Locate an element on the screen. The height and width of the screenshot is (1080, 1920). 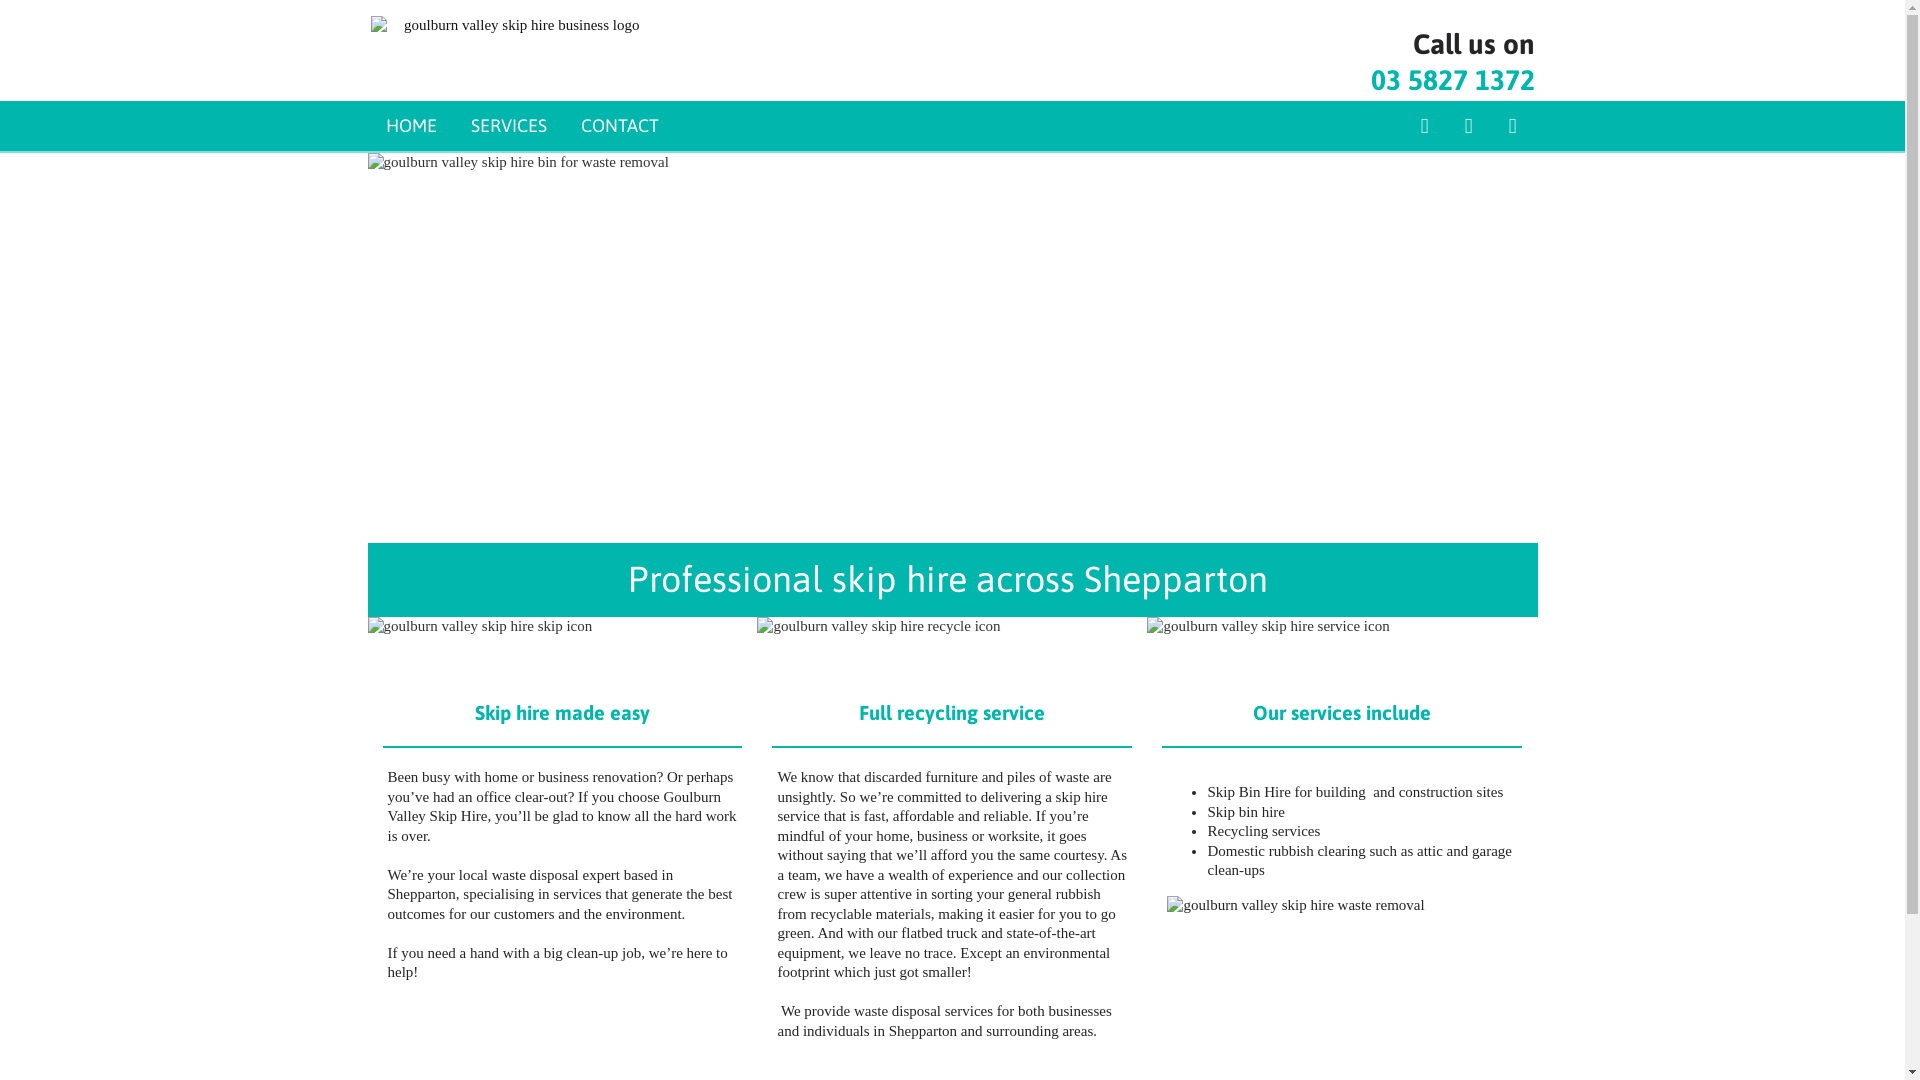
'goulburn valley skip hire waste removal' is located at coordinates (1166, 980).